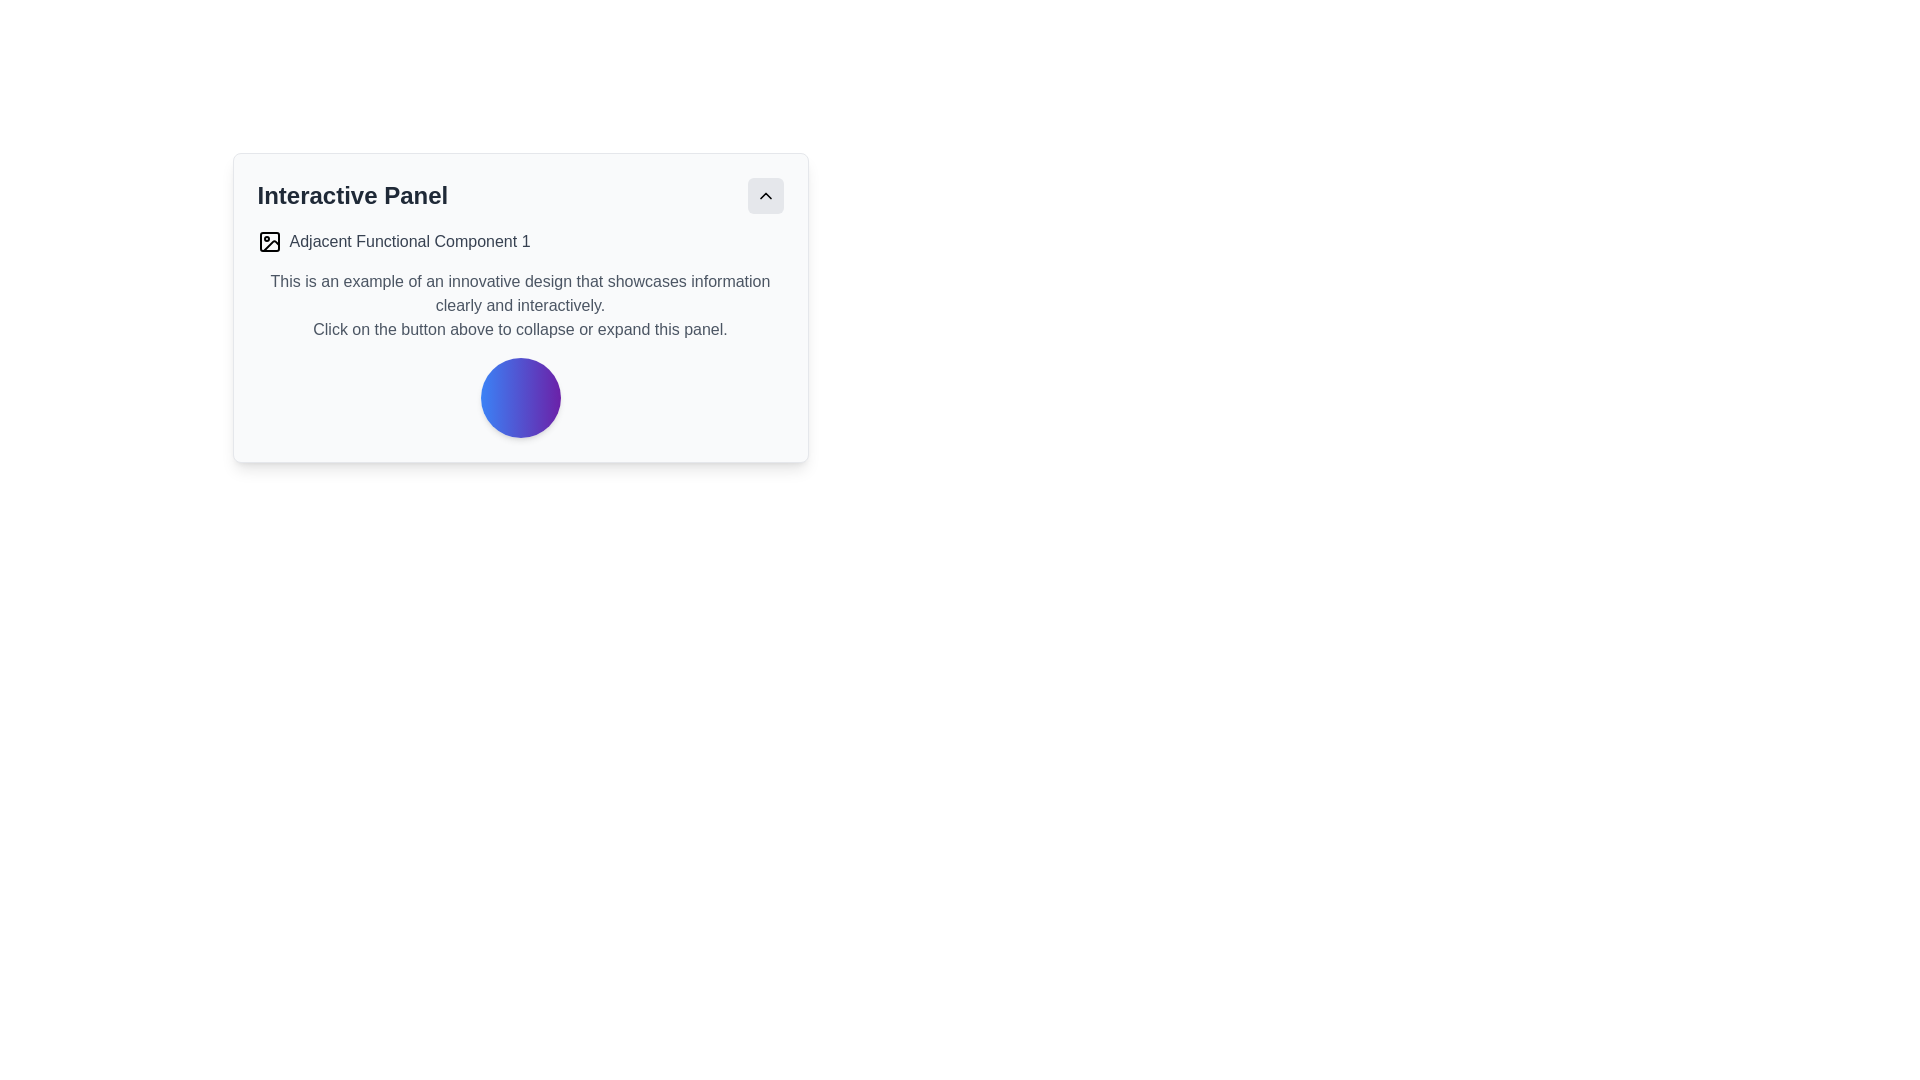 The image size is (1920, 1080). I want to click on the multiline text block that describes an innovative design and provides instructions to interact with the panel above, located centrally within the card below the heading 'Interactive Panel', so click(520, 305).